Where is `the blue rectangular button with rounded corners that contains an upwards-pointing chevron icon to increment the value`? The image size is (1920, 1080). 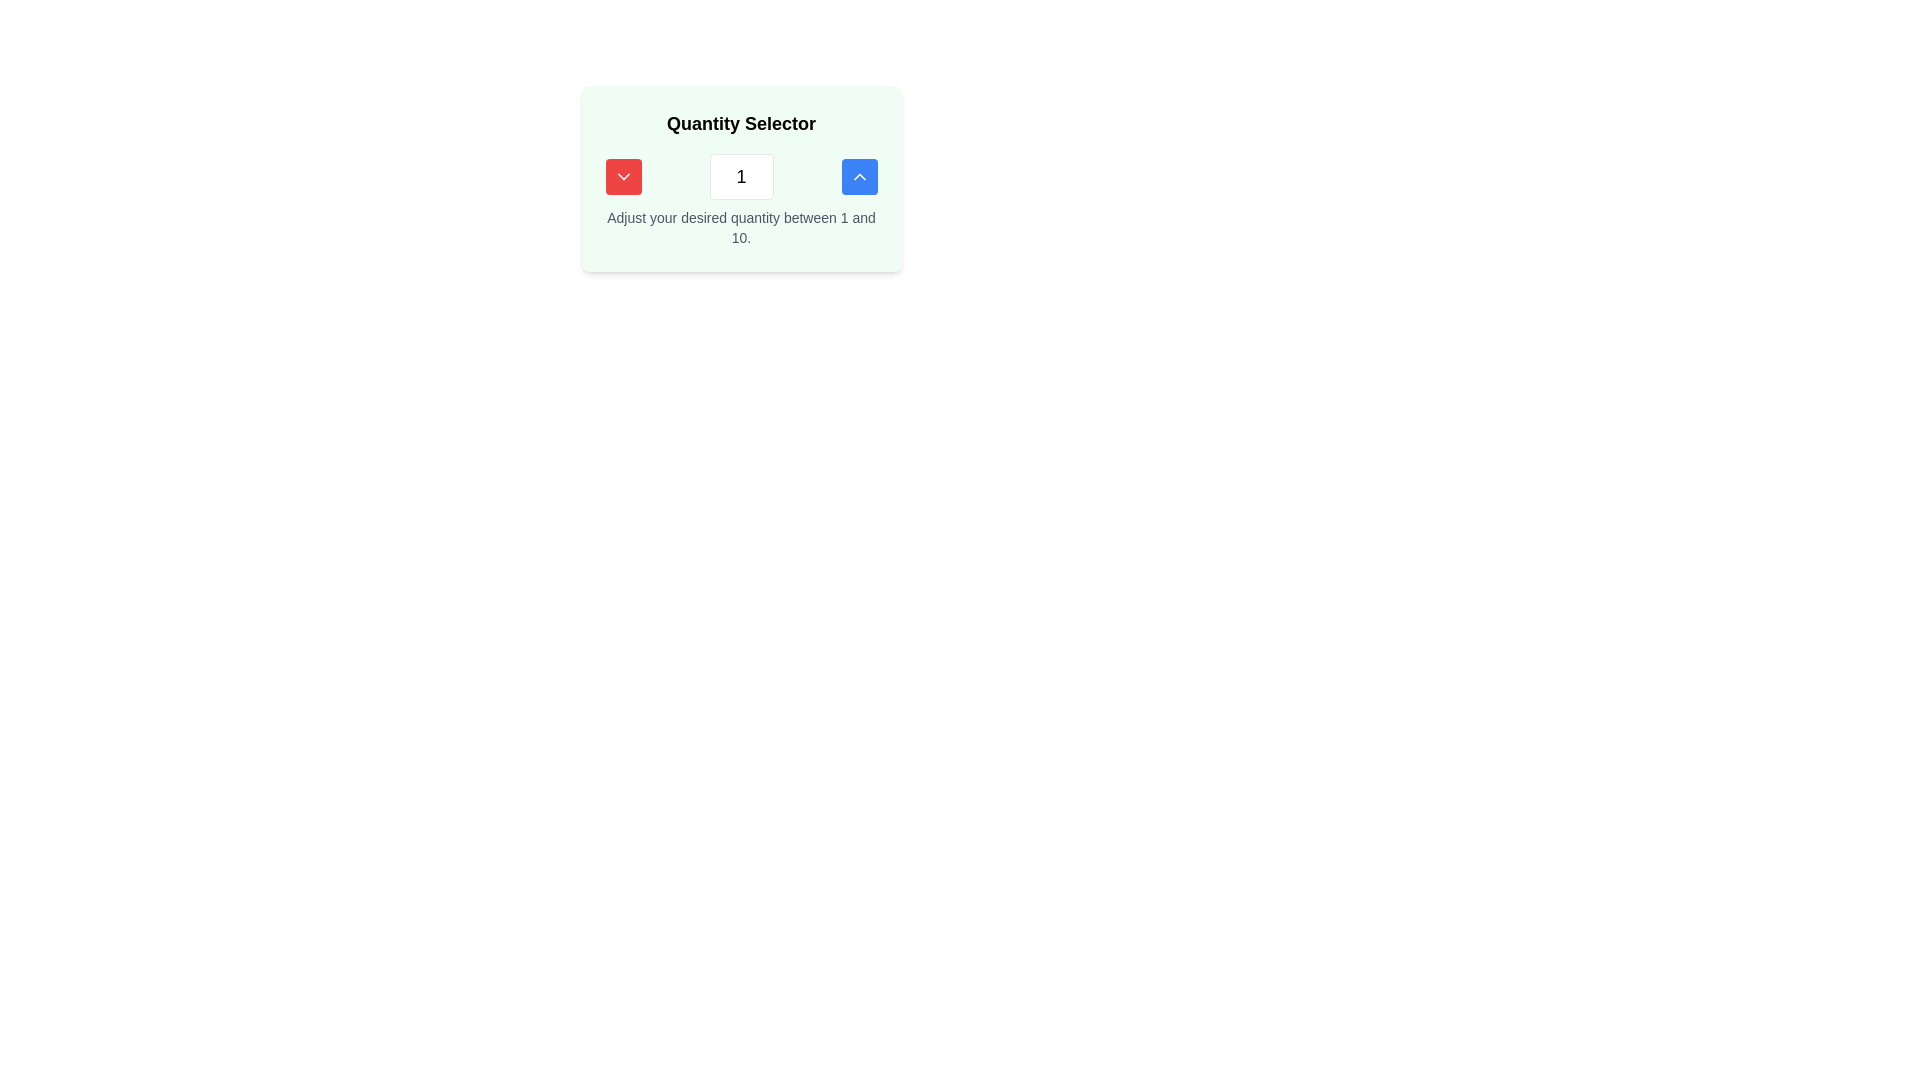 the blue rectangular button with rounded corners that contains an upwards-pointing chevron icon to increment the value is located at coordinates (859, 176).